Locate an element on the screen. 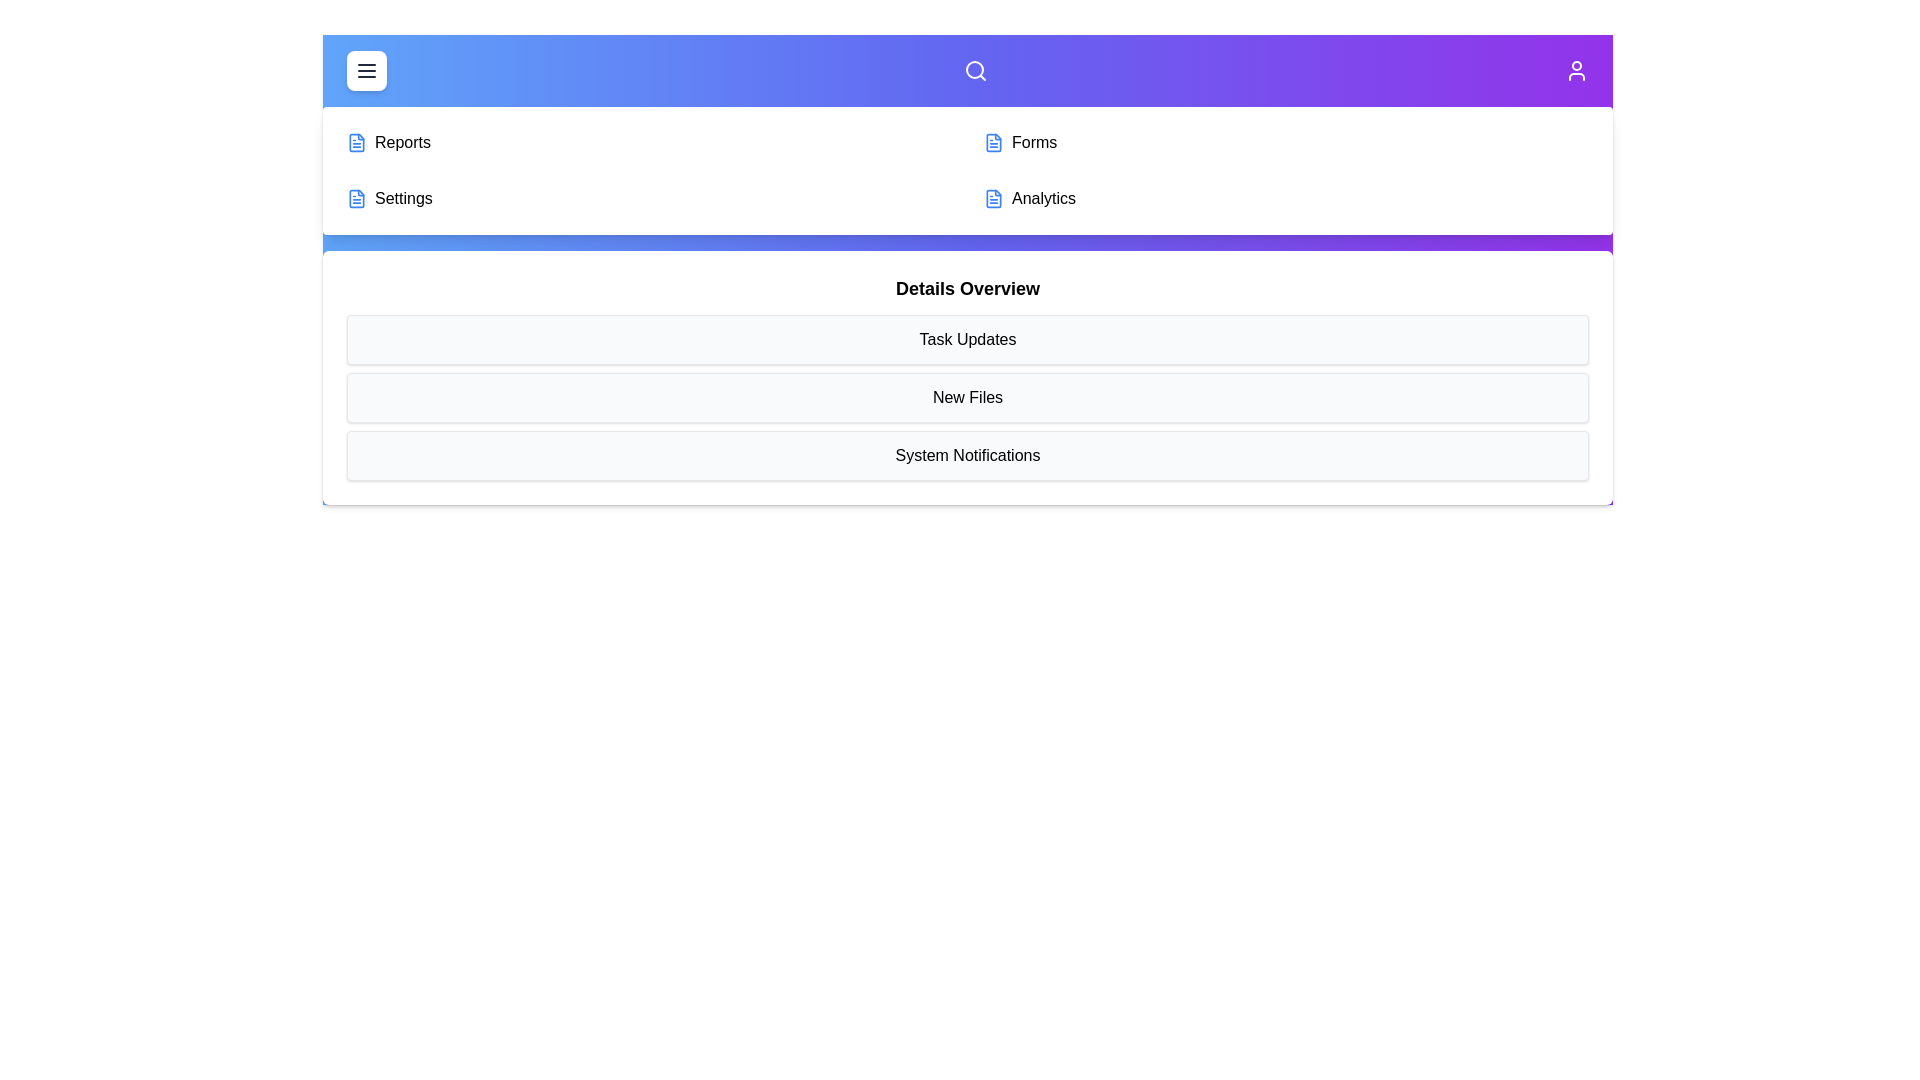 Image resolution: width=1920 pixels, height=1080 pixels. the menu item Analytics from the available options is located at coordinates (1286, 199).